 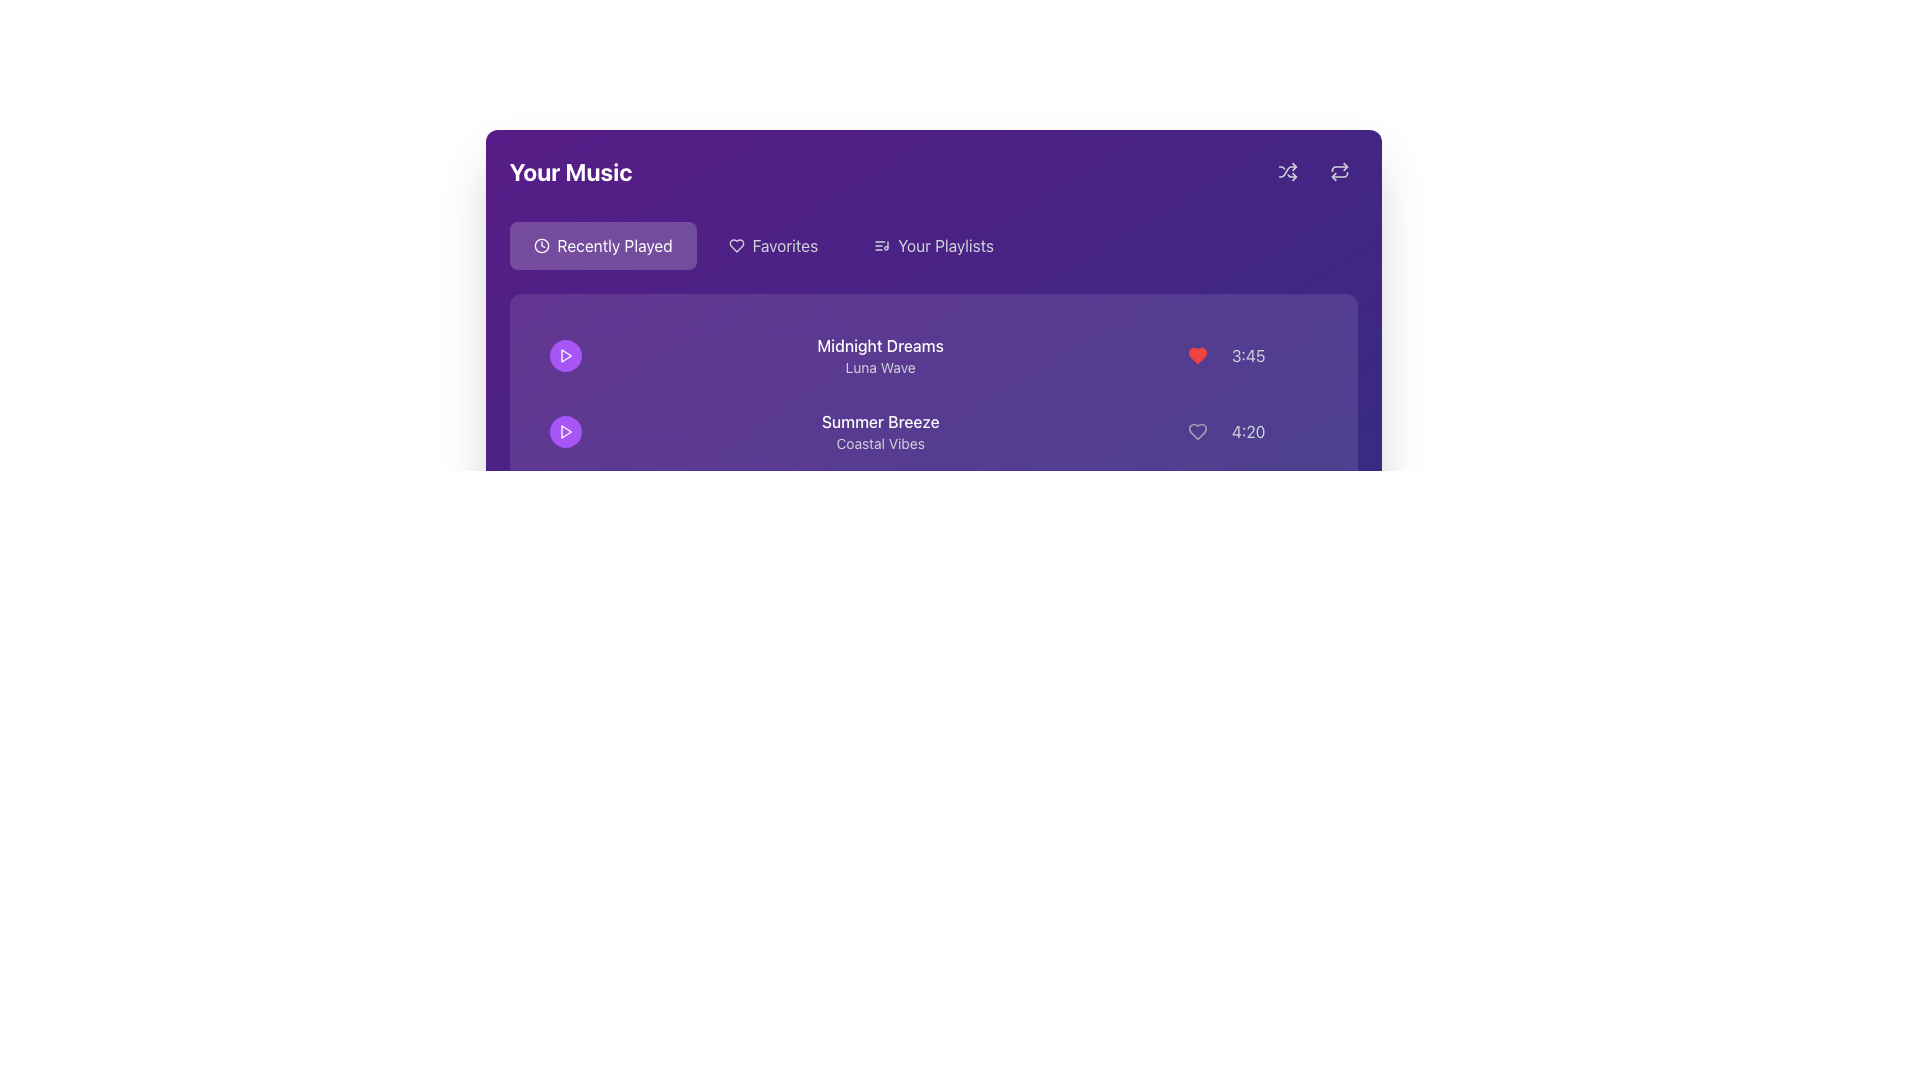 I want to click on the text label displaying the duration of the song 'Summer Breeze', which is located at the far right within the song information row in the music list interface, so click(x=1247, y=431).